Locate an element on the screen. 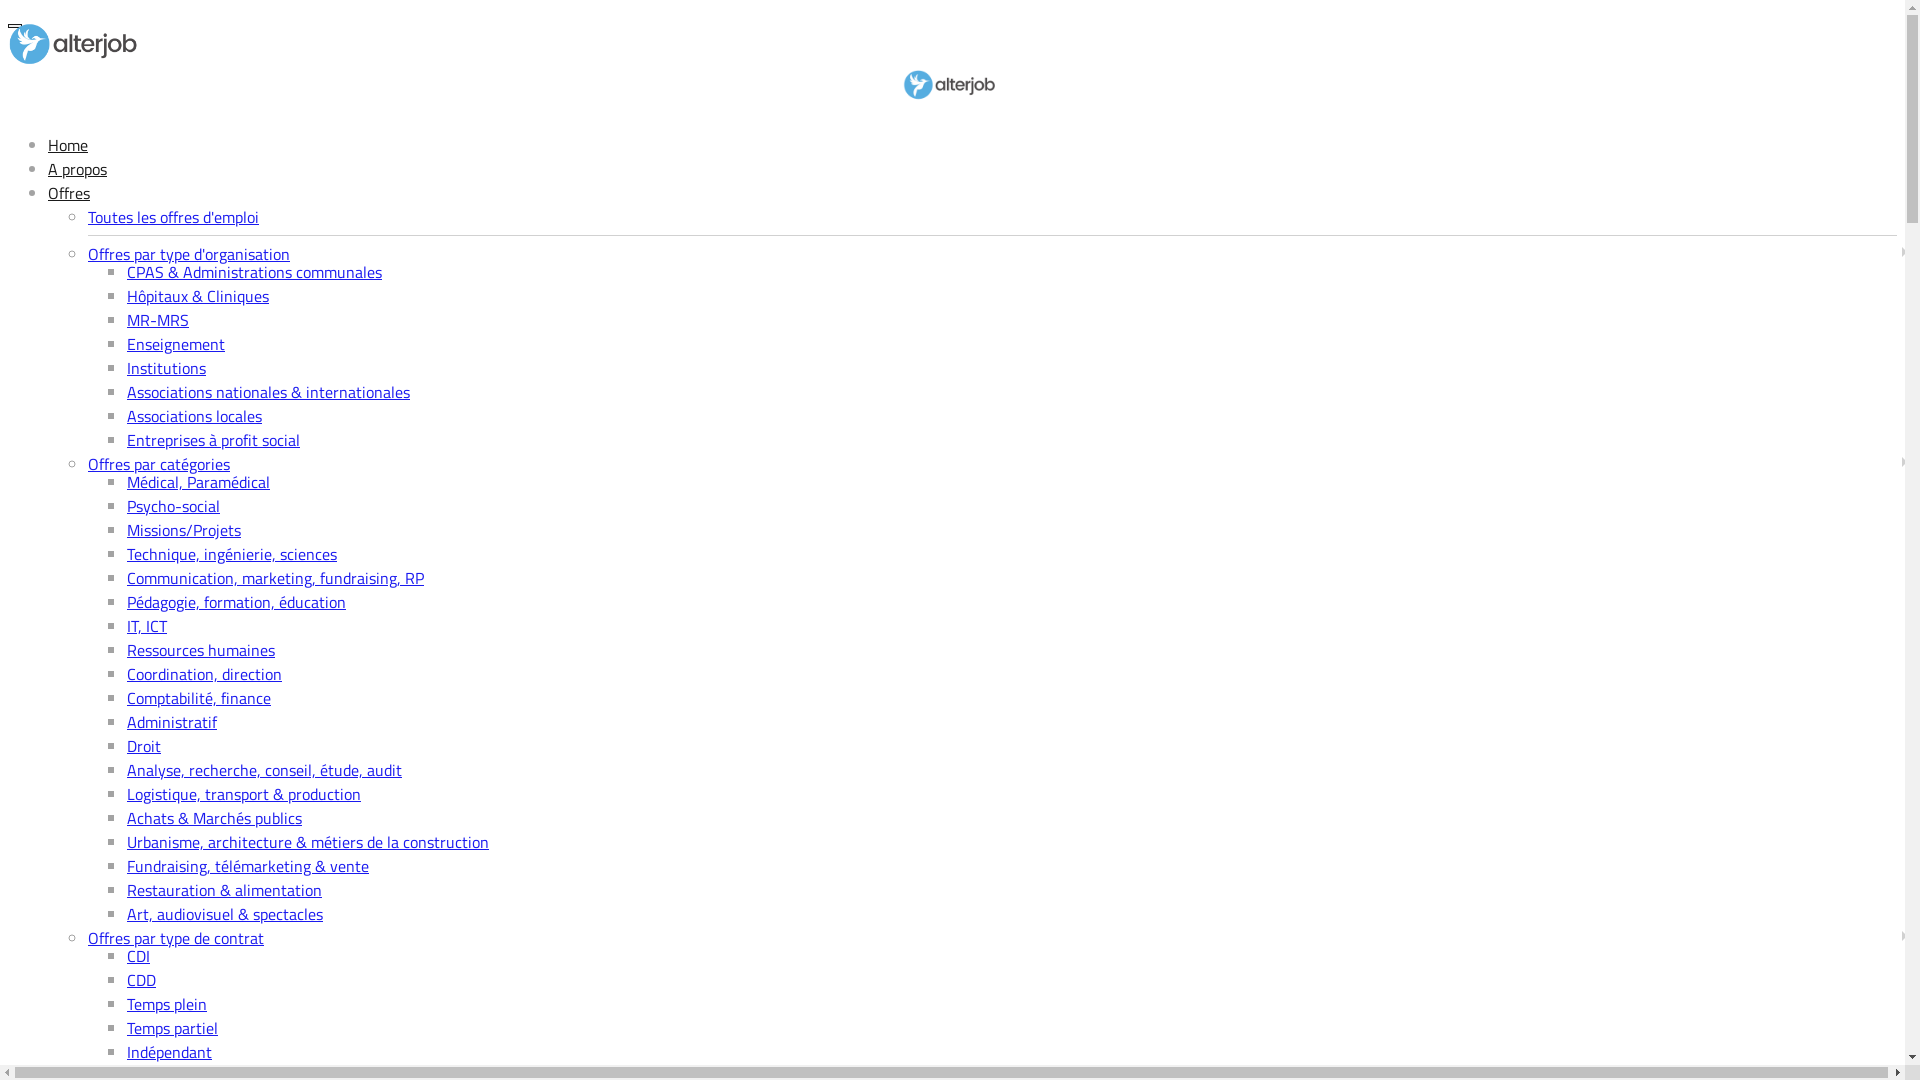 This screenshot has height=1080, width=1920. 'Art, audiovisuel & spectacles' is located at coordinates (125, 914).